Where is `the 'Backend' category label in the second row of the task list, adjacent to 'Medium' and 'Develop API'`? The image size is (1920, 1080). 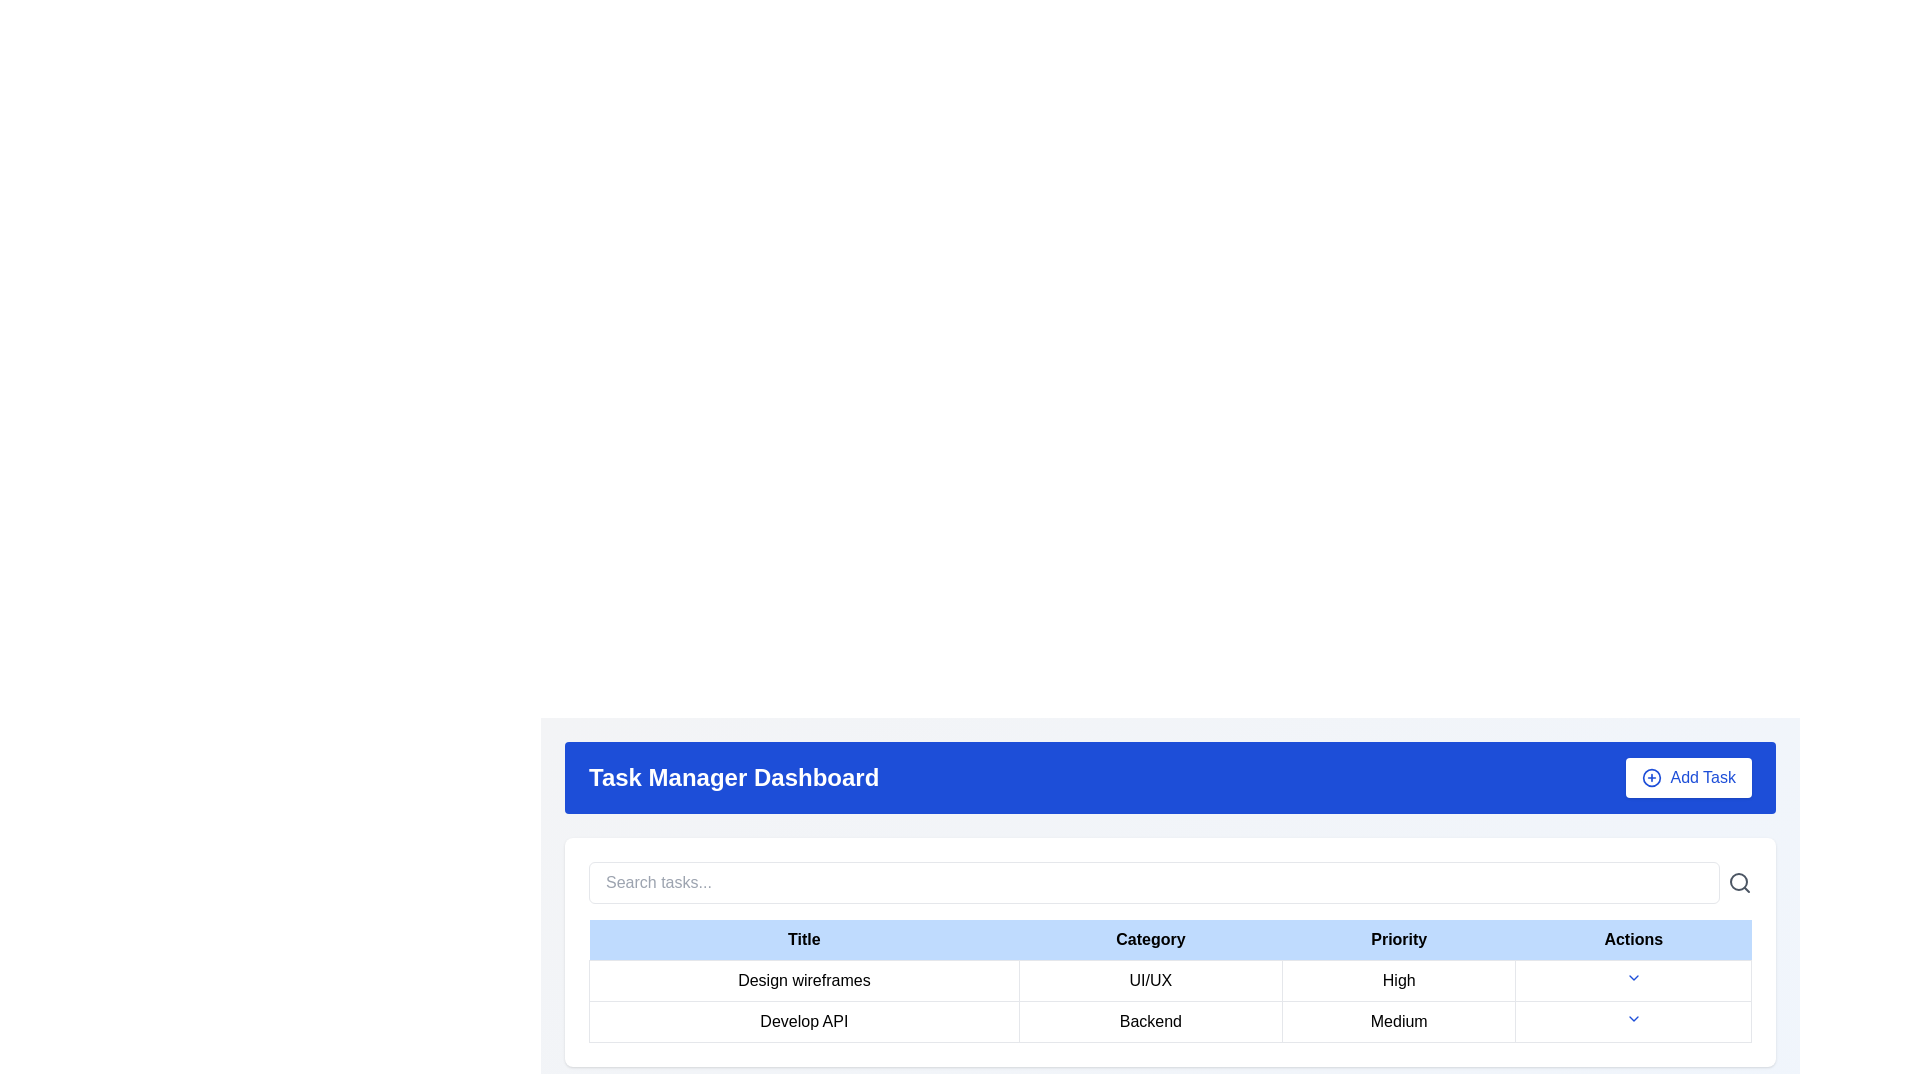 the 'Backend' category label in the second row of the task list, adjacent to 'Medium' and 'Develop API' is located at coordinates (1170, 1022).